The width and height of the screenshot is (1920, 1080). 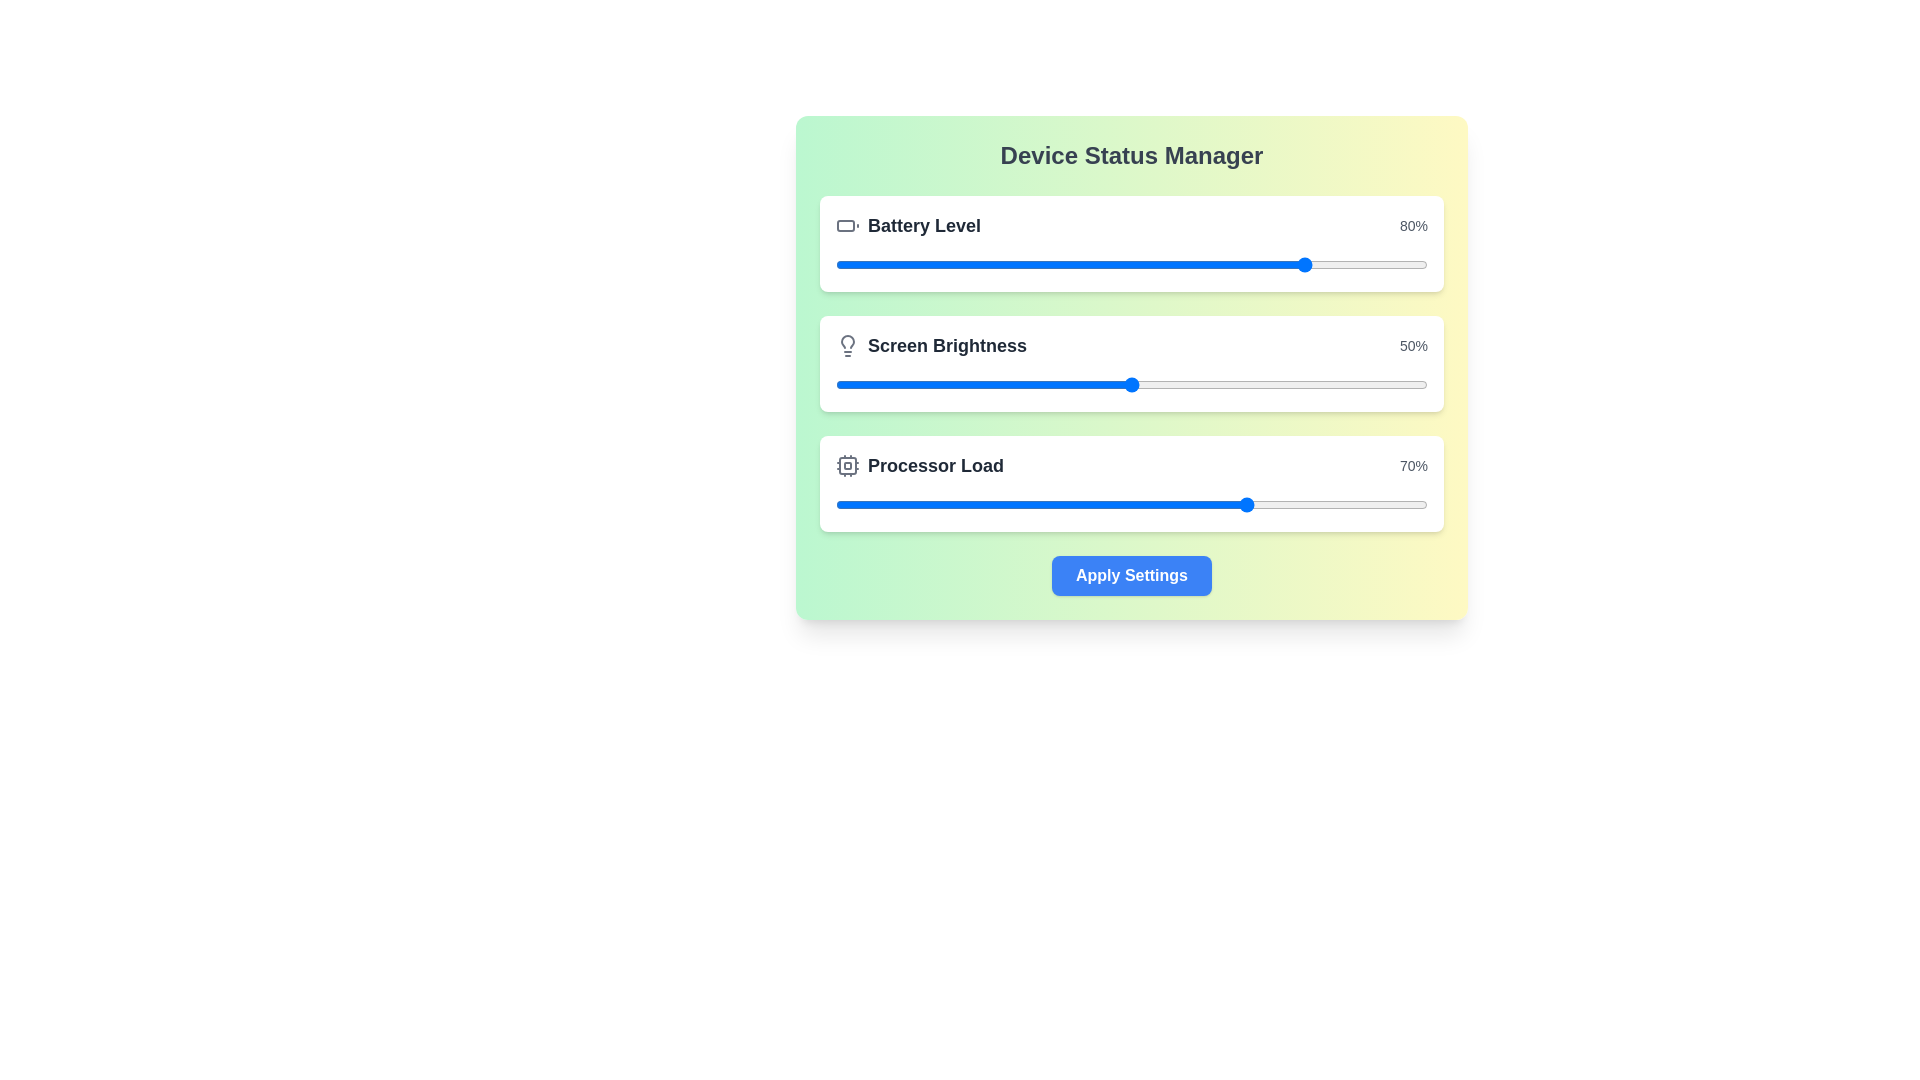 I want to click on Processor Load, so click(x=941, y=504).